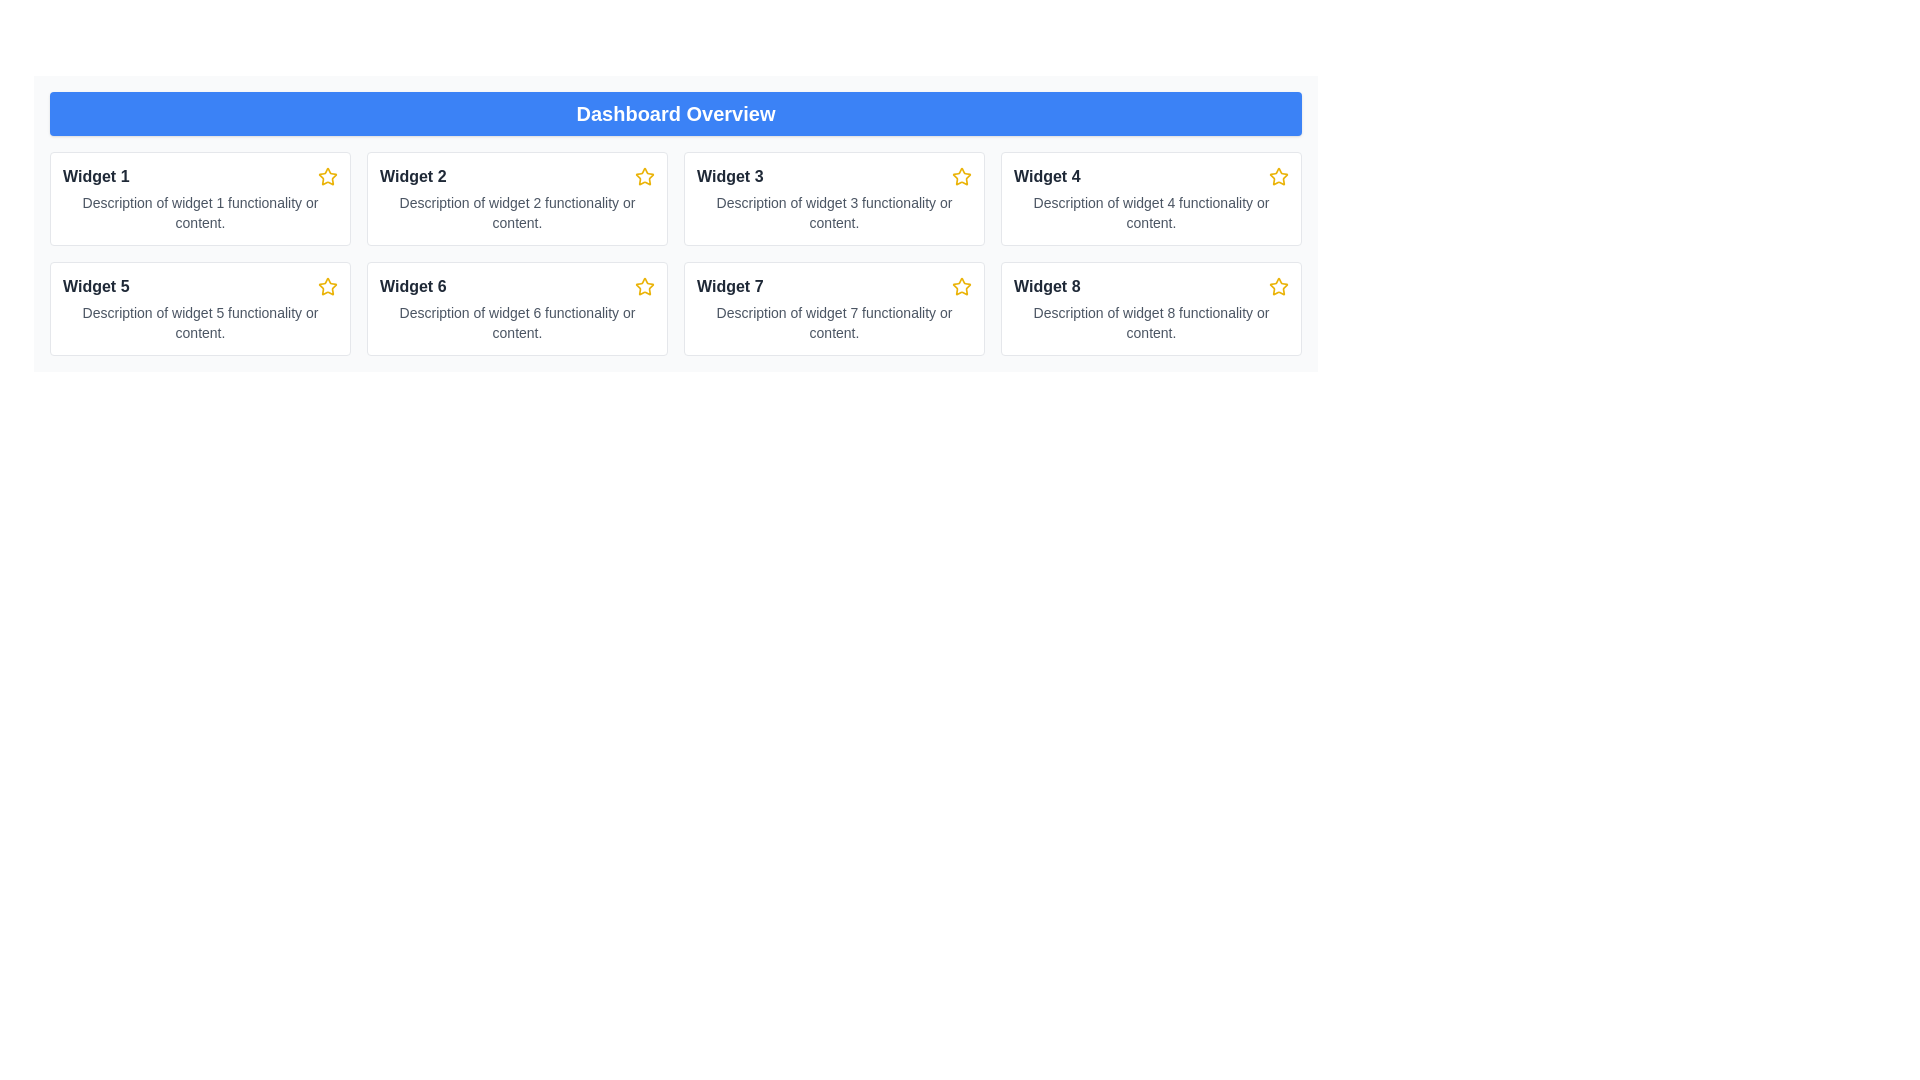 The height and width of the screenshot is (1080, 1920). What do you see at coordinates (961, 286) in the screenshot?
I see `the star icon located in the top-right corner of the 'Widget 7' card, which is in the second row and third column of the grid layout` at bounding box center [961, 286].